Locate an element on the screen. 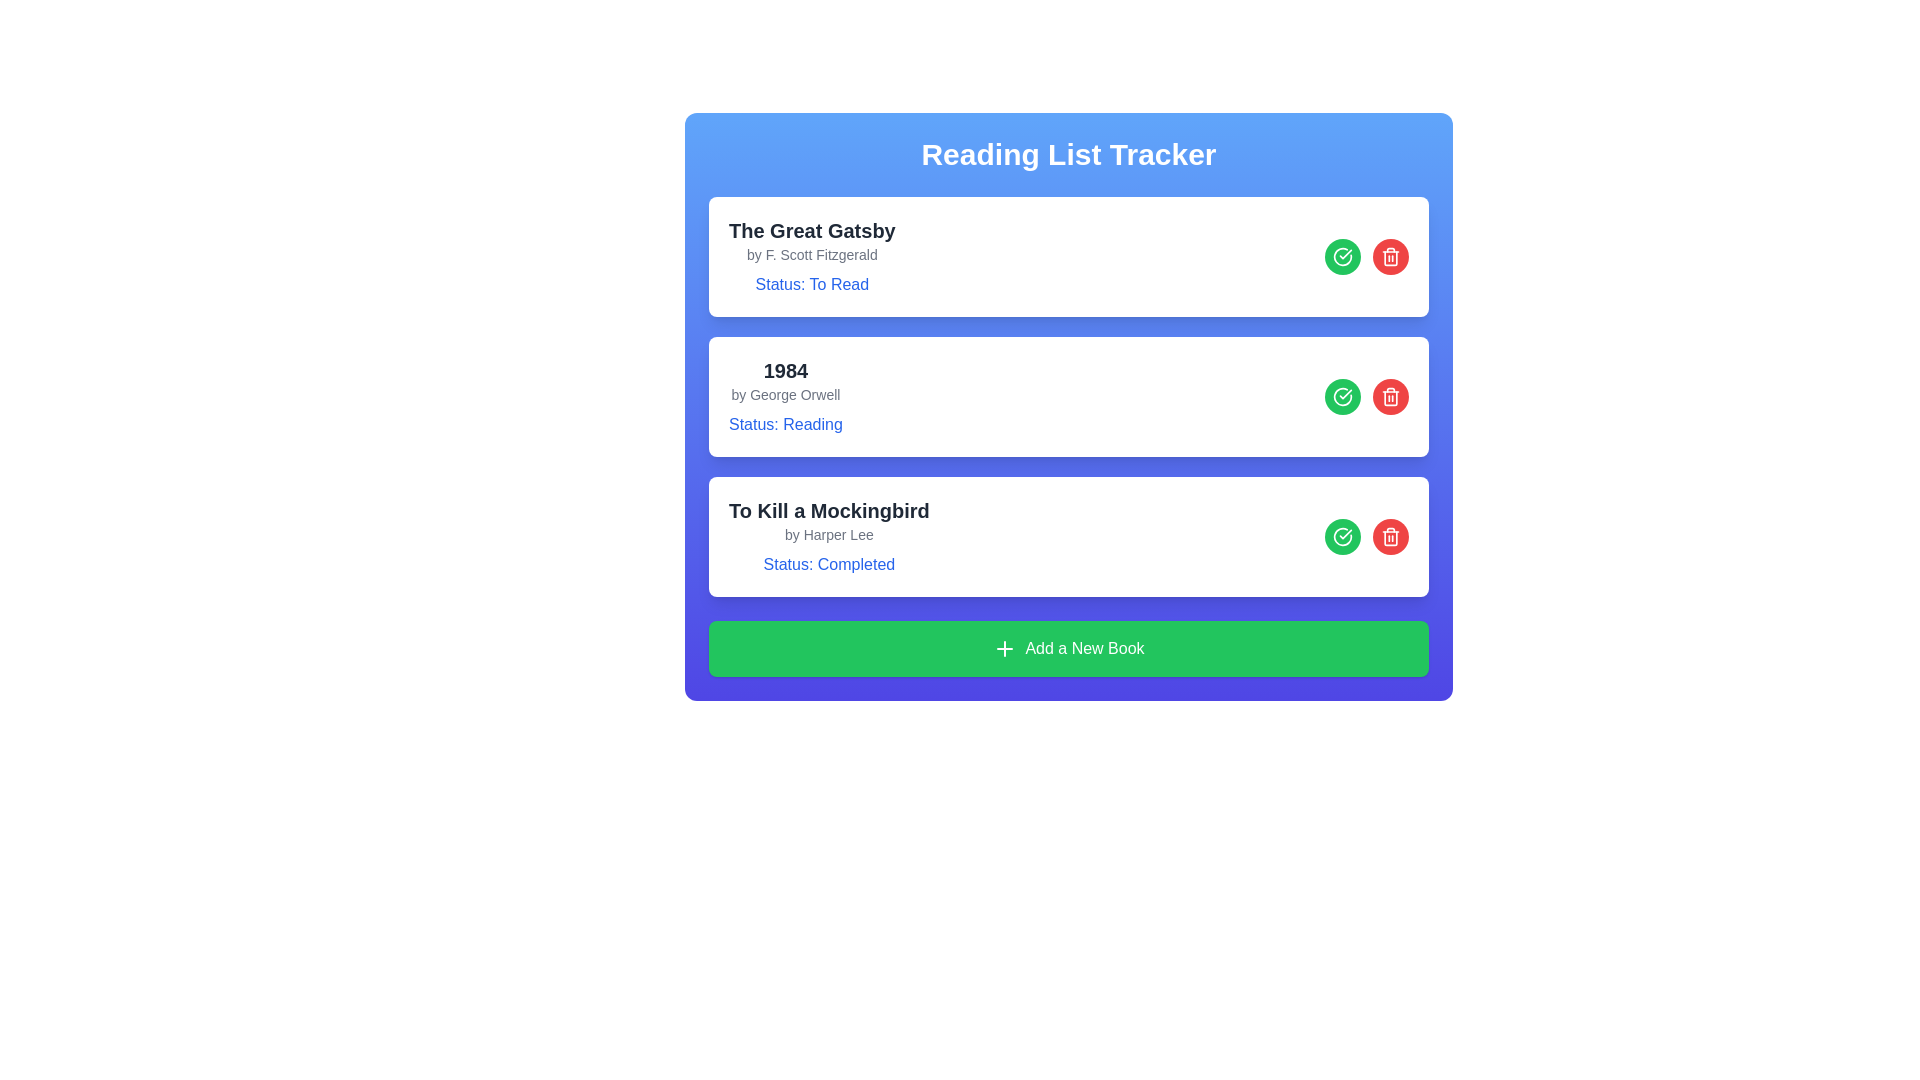  the completion status icon located in the third book card, which is represented as an SVG element is located at coordinates (1343, 535).